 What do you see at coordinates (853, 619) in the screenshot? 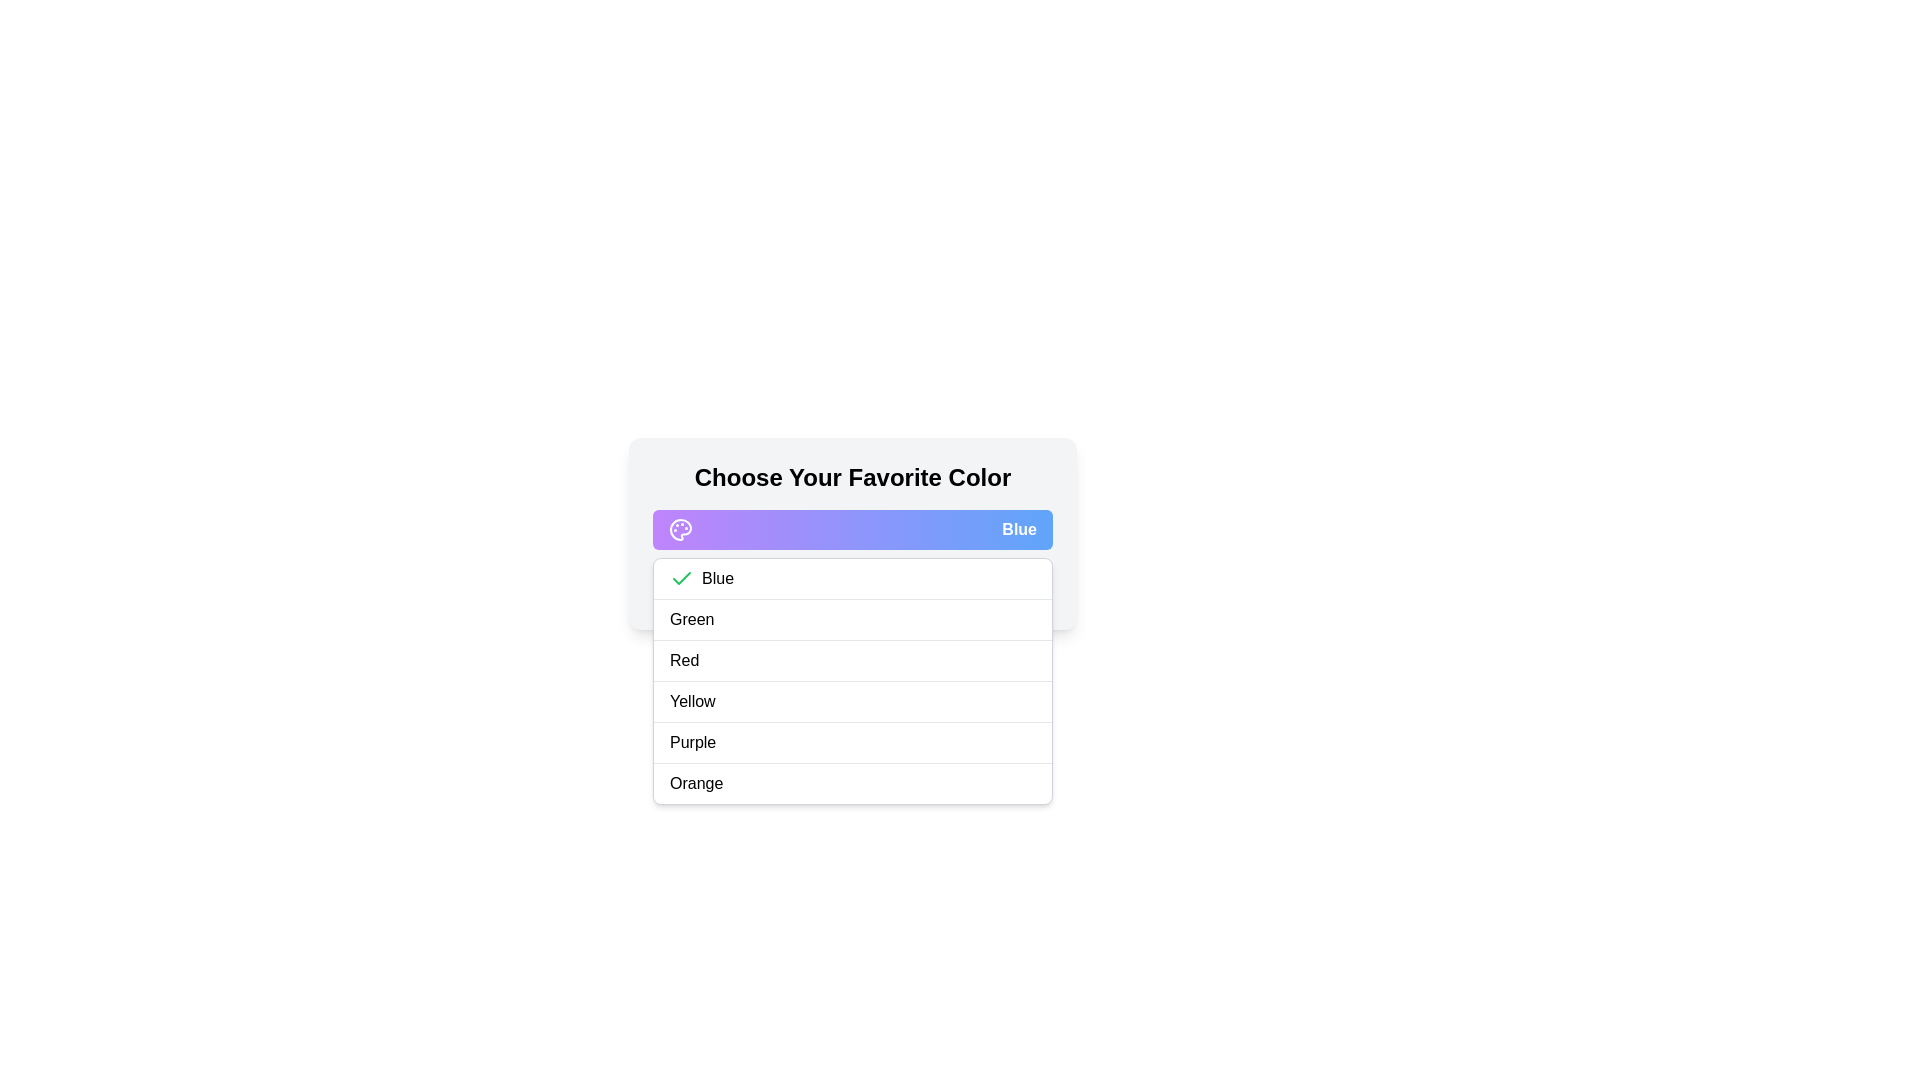
I see `the dropdown menu item labeled 'Green'` at bounding box center [853, 619].